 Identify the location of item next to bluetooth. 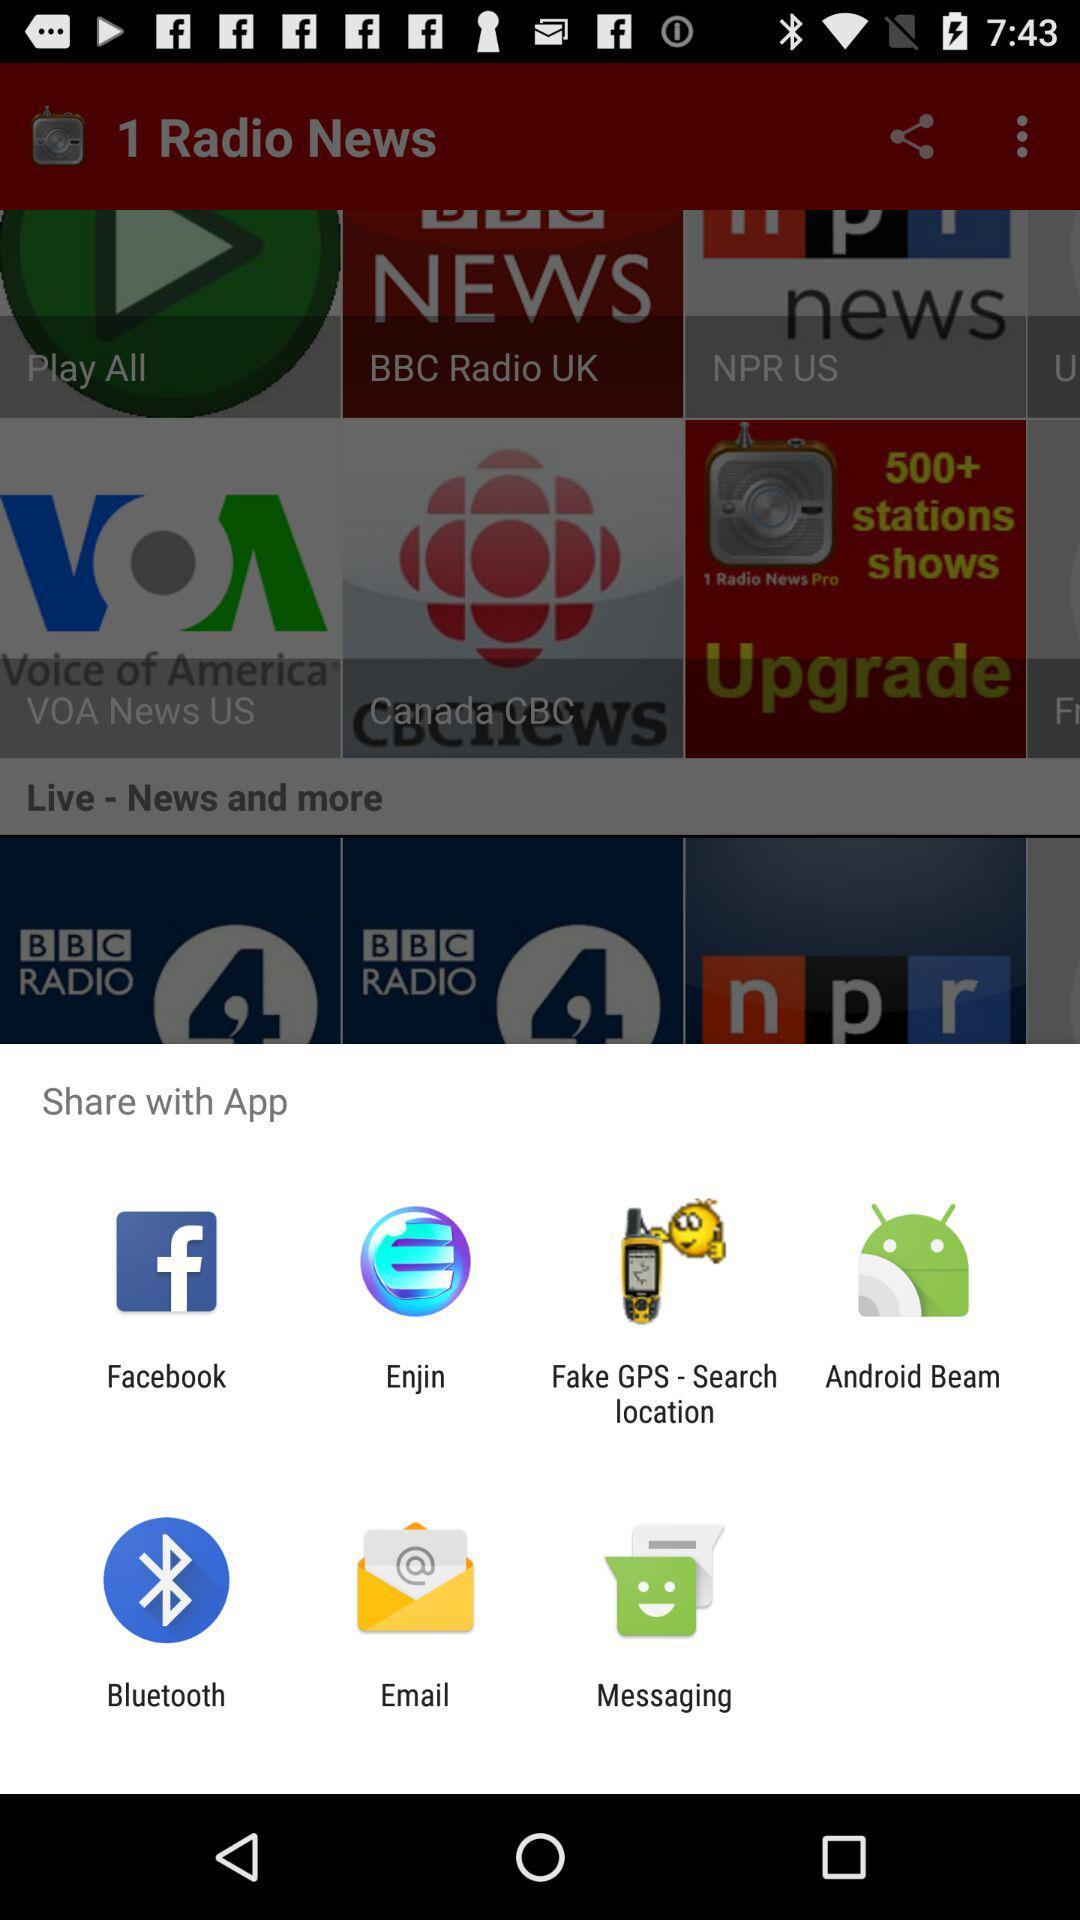
(414, 1711).